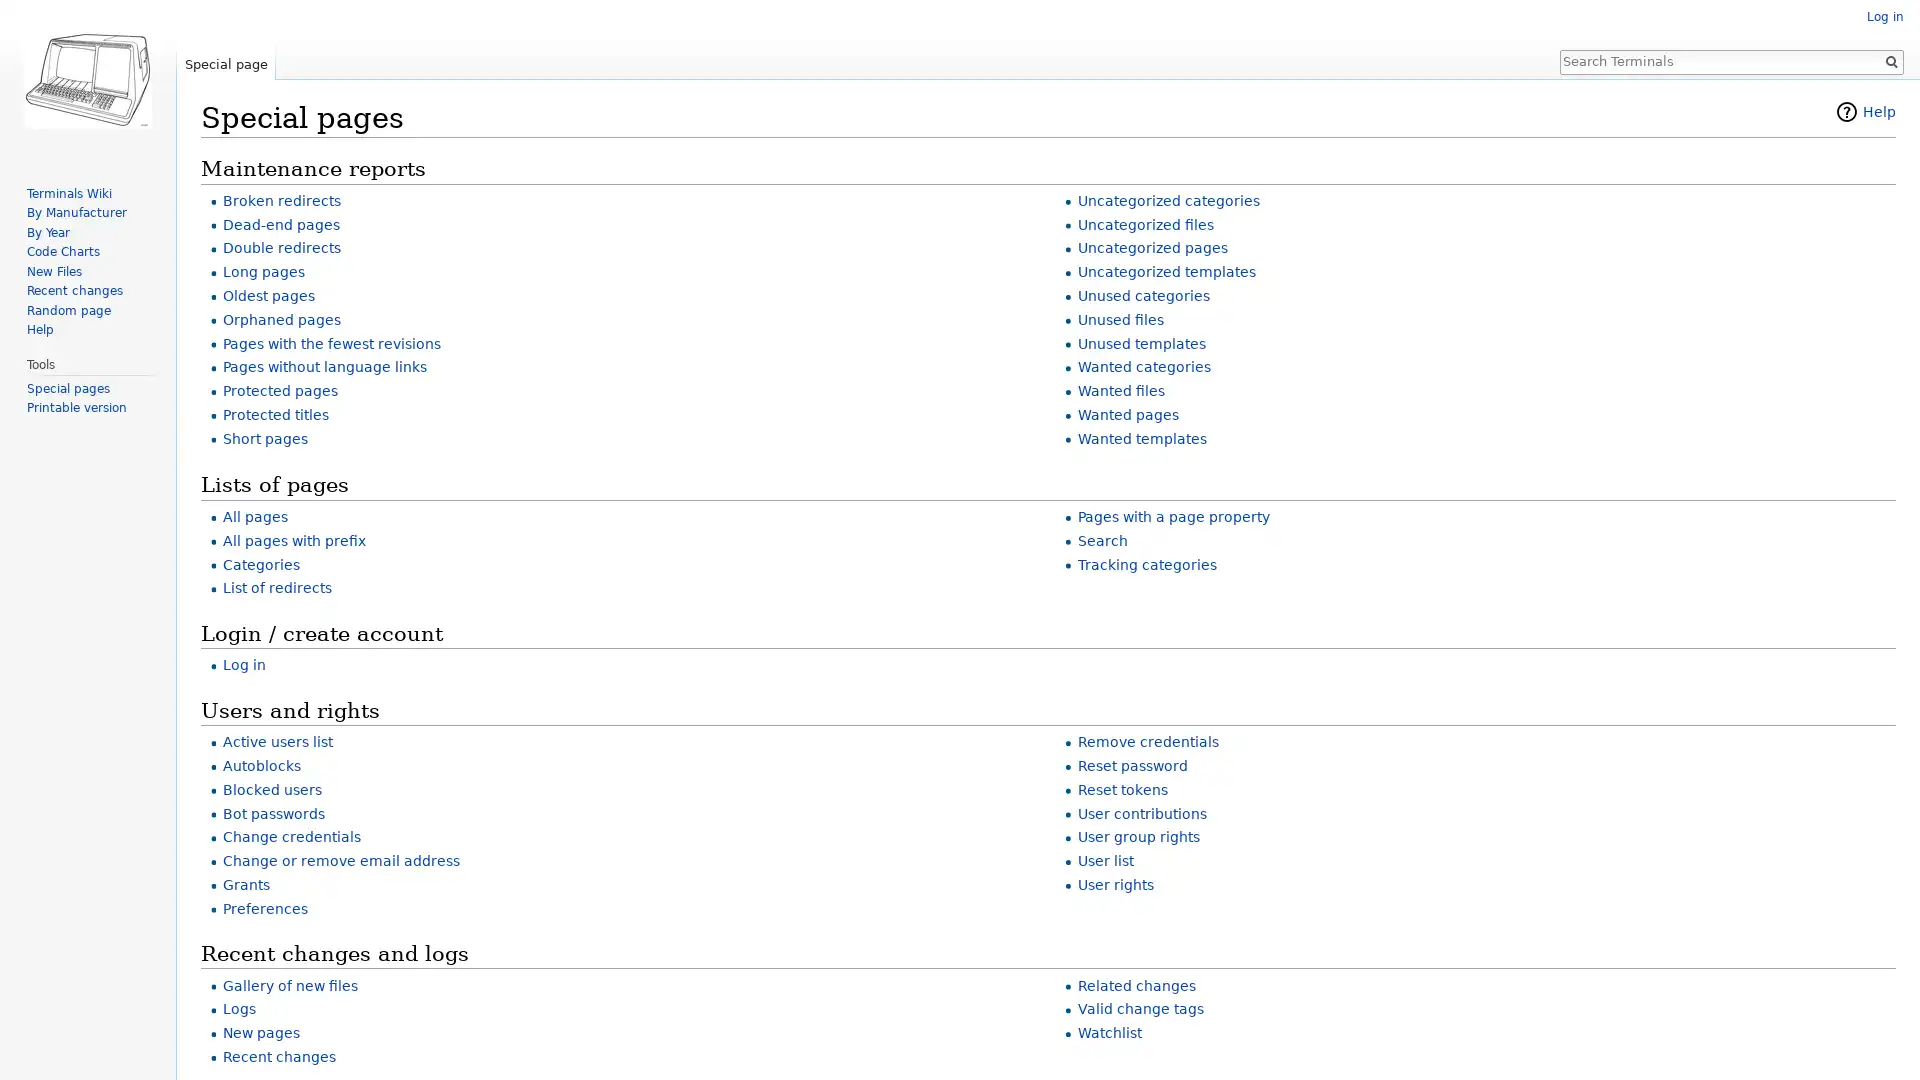 This screenshot has height=1080, width=1920. What do you see at coordinates (1890, 60) in the screenshot?
I see `Go` at bounding box center [1890, 60].